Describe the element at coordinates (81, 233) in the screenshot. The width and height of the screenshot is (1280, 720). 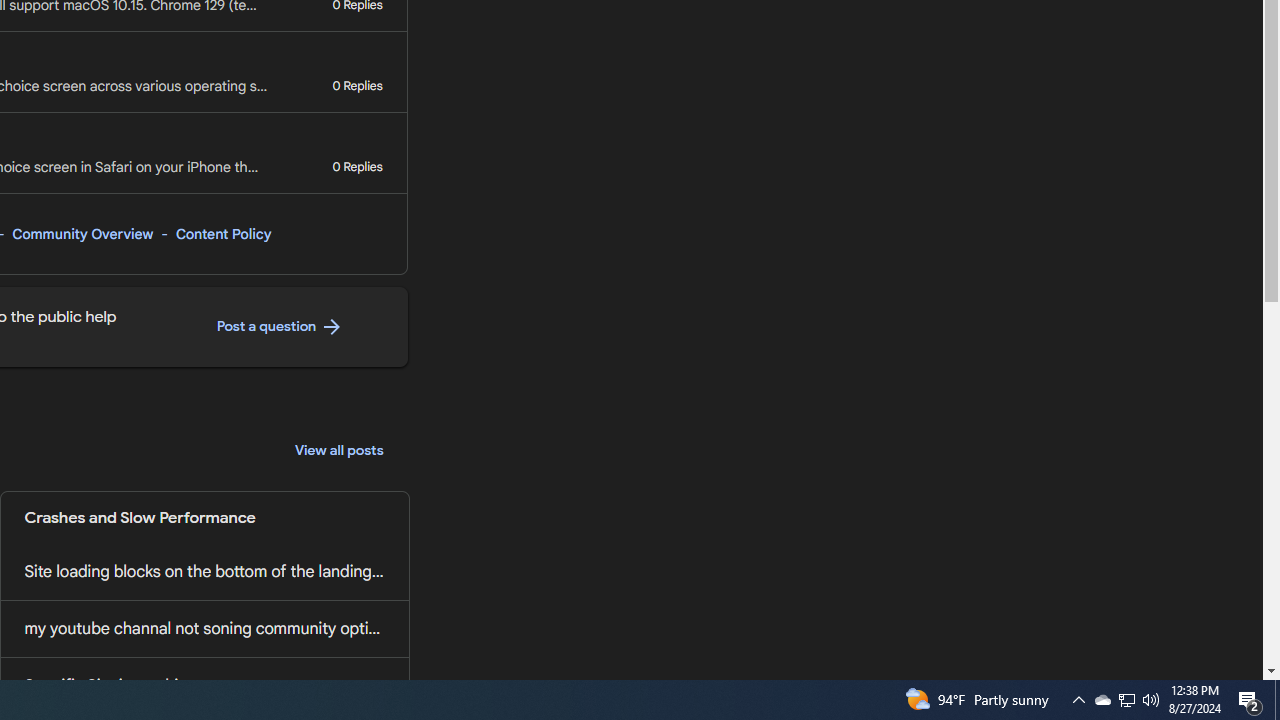
I see `'Community Overview'` at that location.